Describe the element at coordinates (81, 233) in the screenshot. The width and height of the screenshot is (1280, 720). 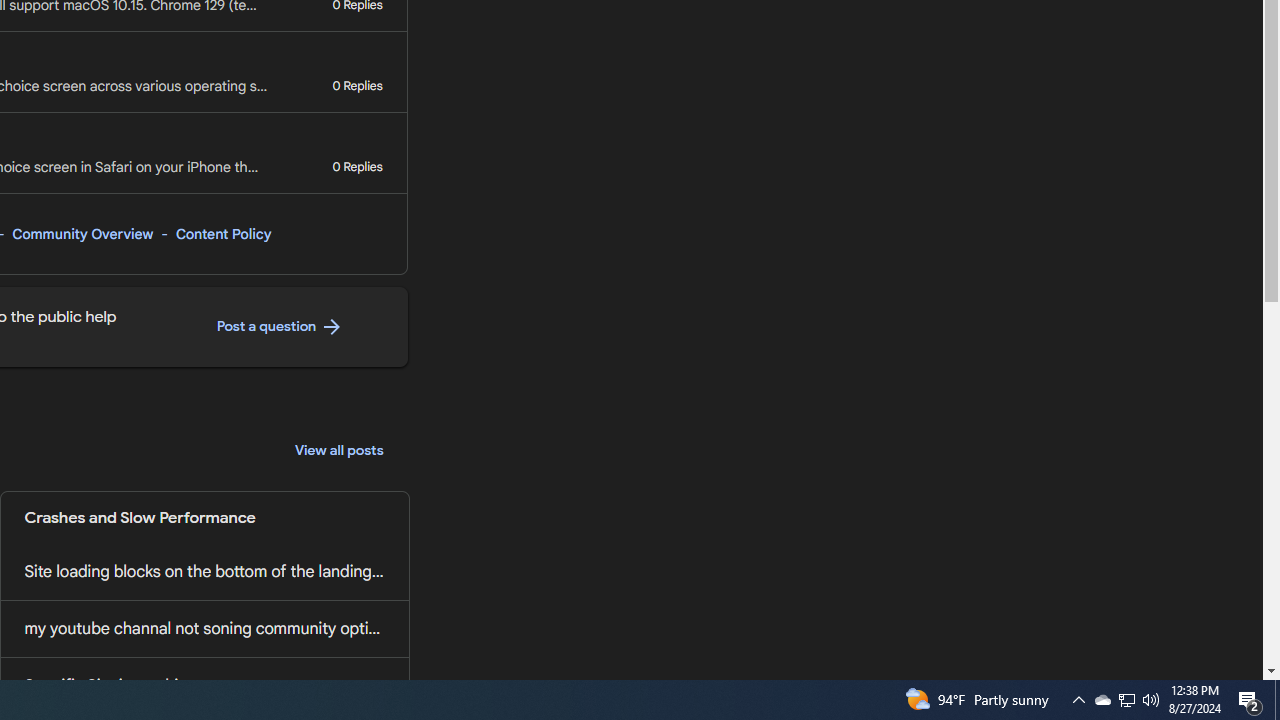
I see `'Community Overview'` at that location.